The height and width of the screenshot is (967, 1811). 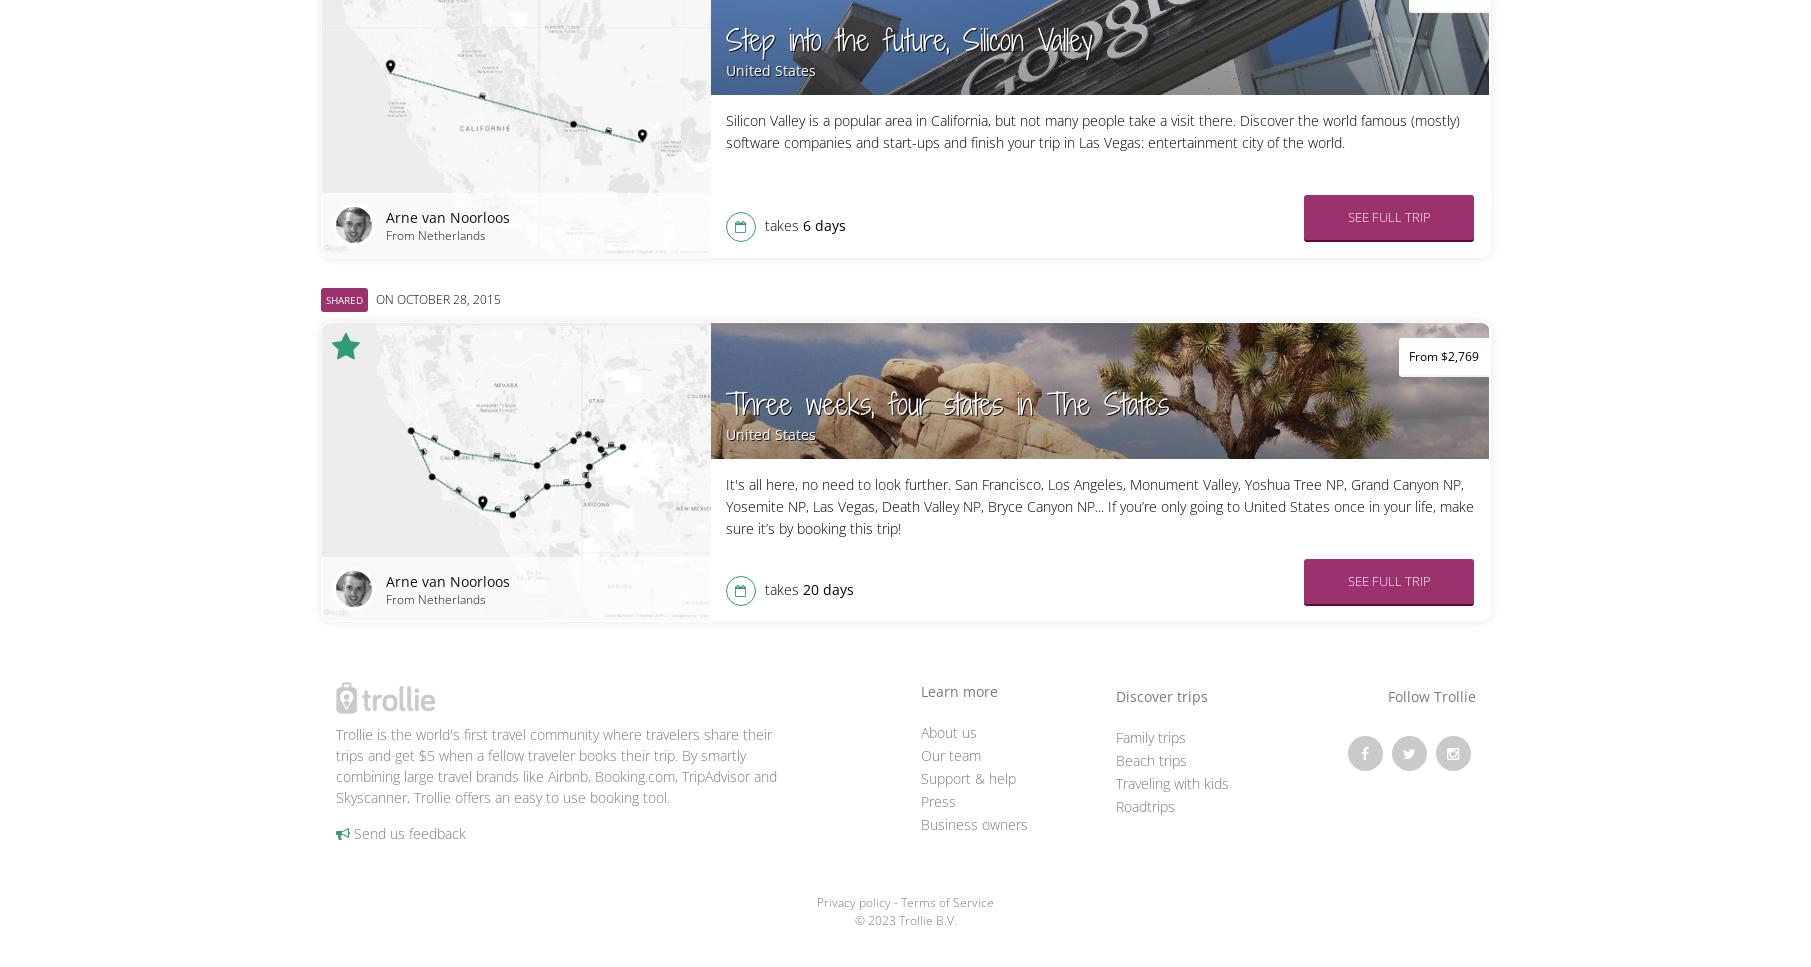 I want to click on '6 days', so click(x=823, y=225).